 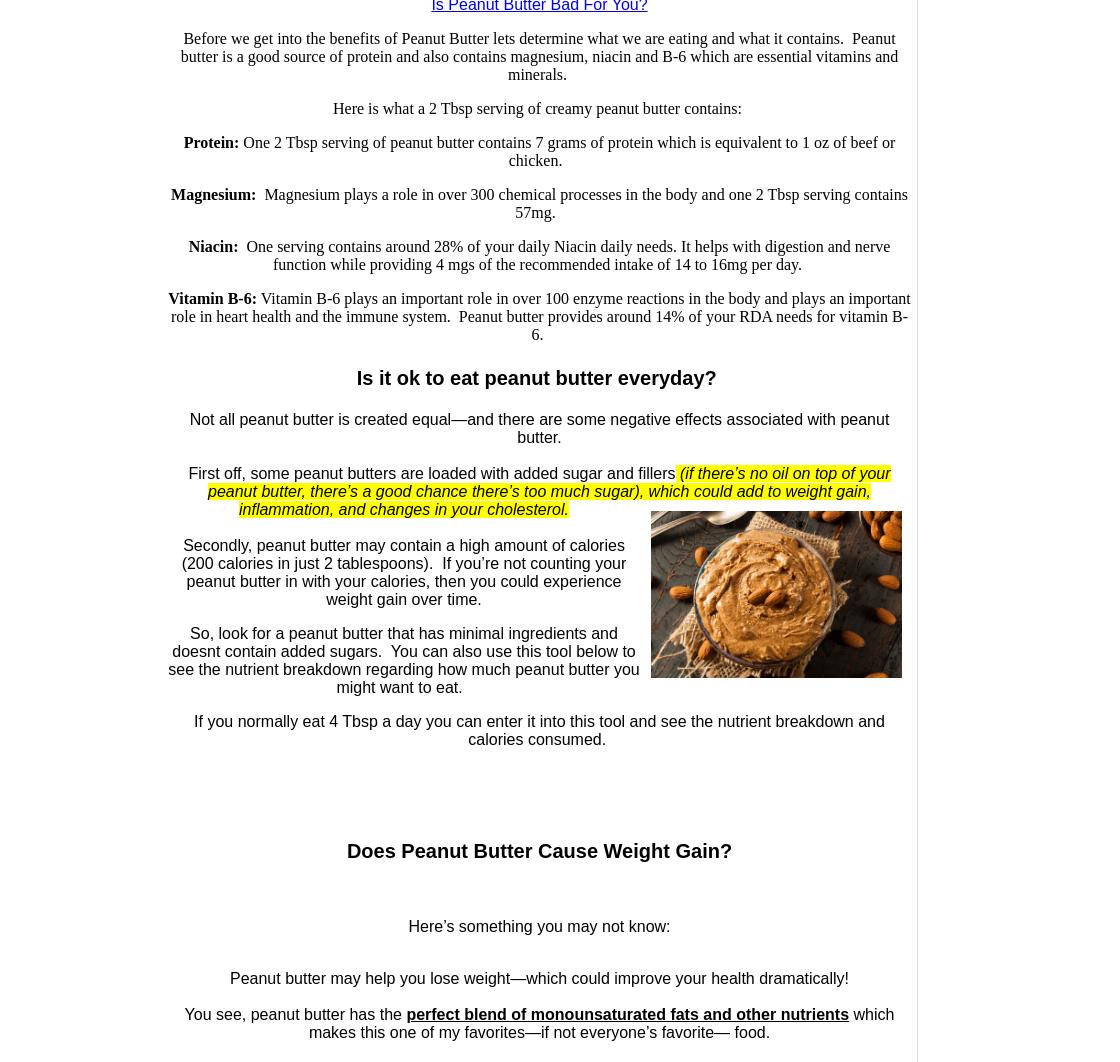 What do you see at coordinates (213, 246) in the screenshot?
I see `'Niacin:'` at bounding box center [213, 246].